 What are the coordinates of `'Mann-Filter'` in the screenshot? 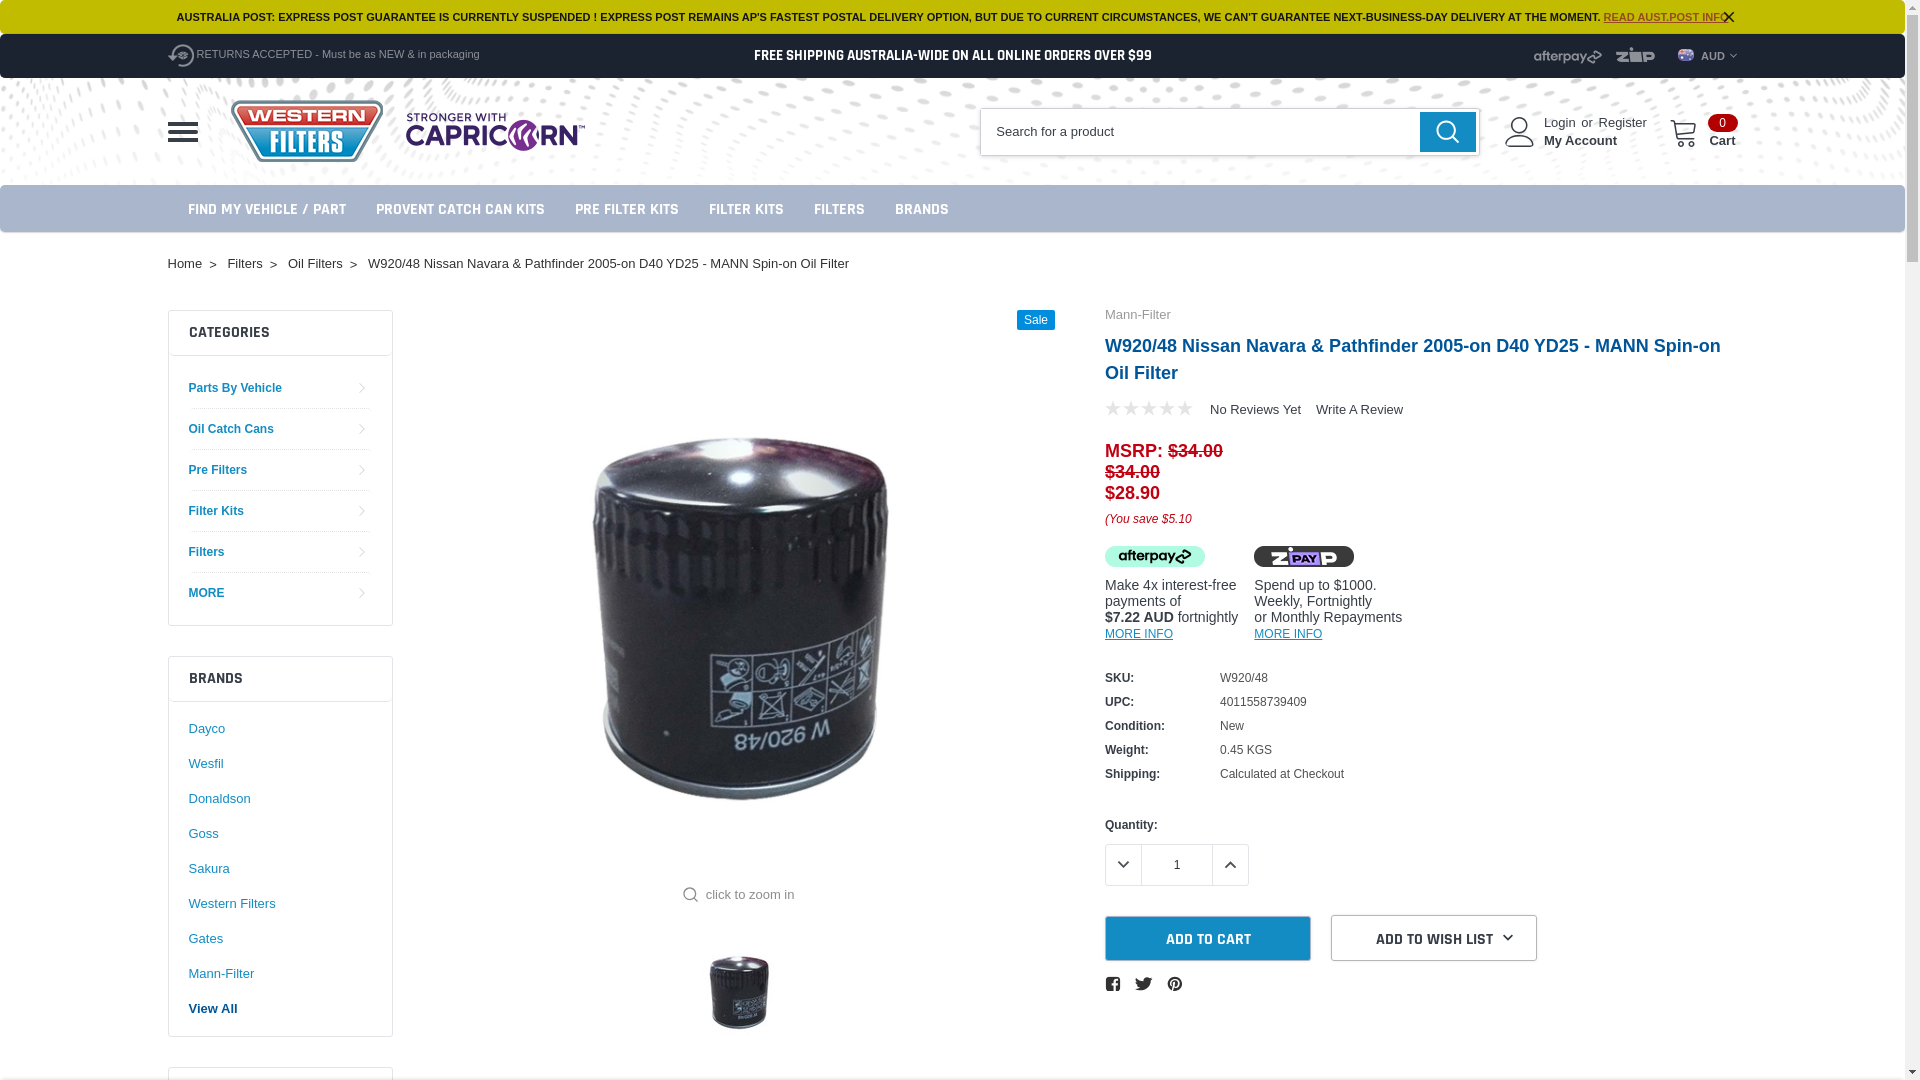 It's located at (1103, 314).